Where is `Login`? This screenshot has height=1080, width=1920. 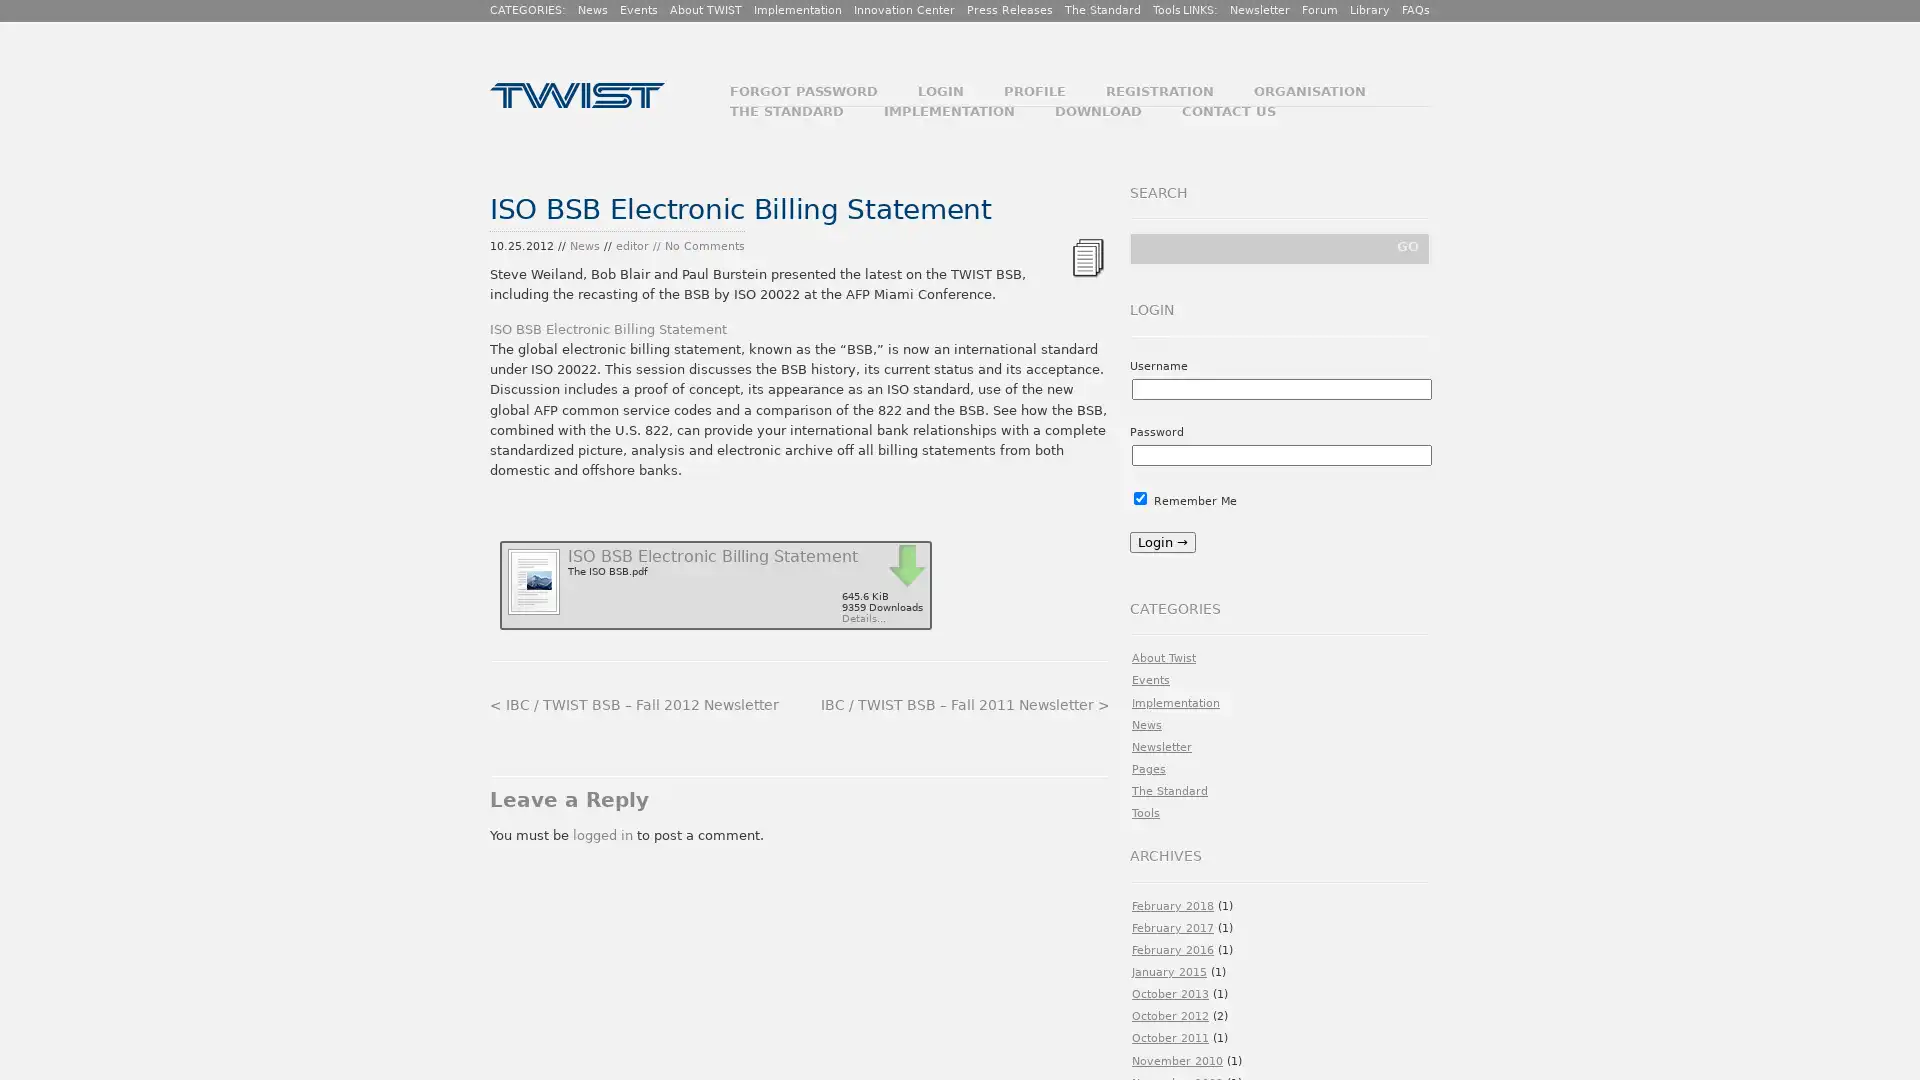 Login is located at coordinates (1162, 542).